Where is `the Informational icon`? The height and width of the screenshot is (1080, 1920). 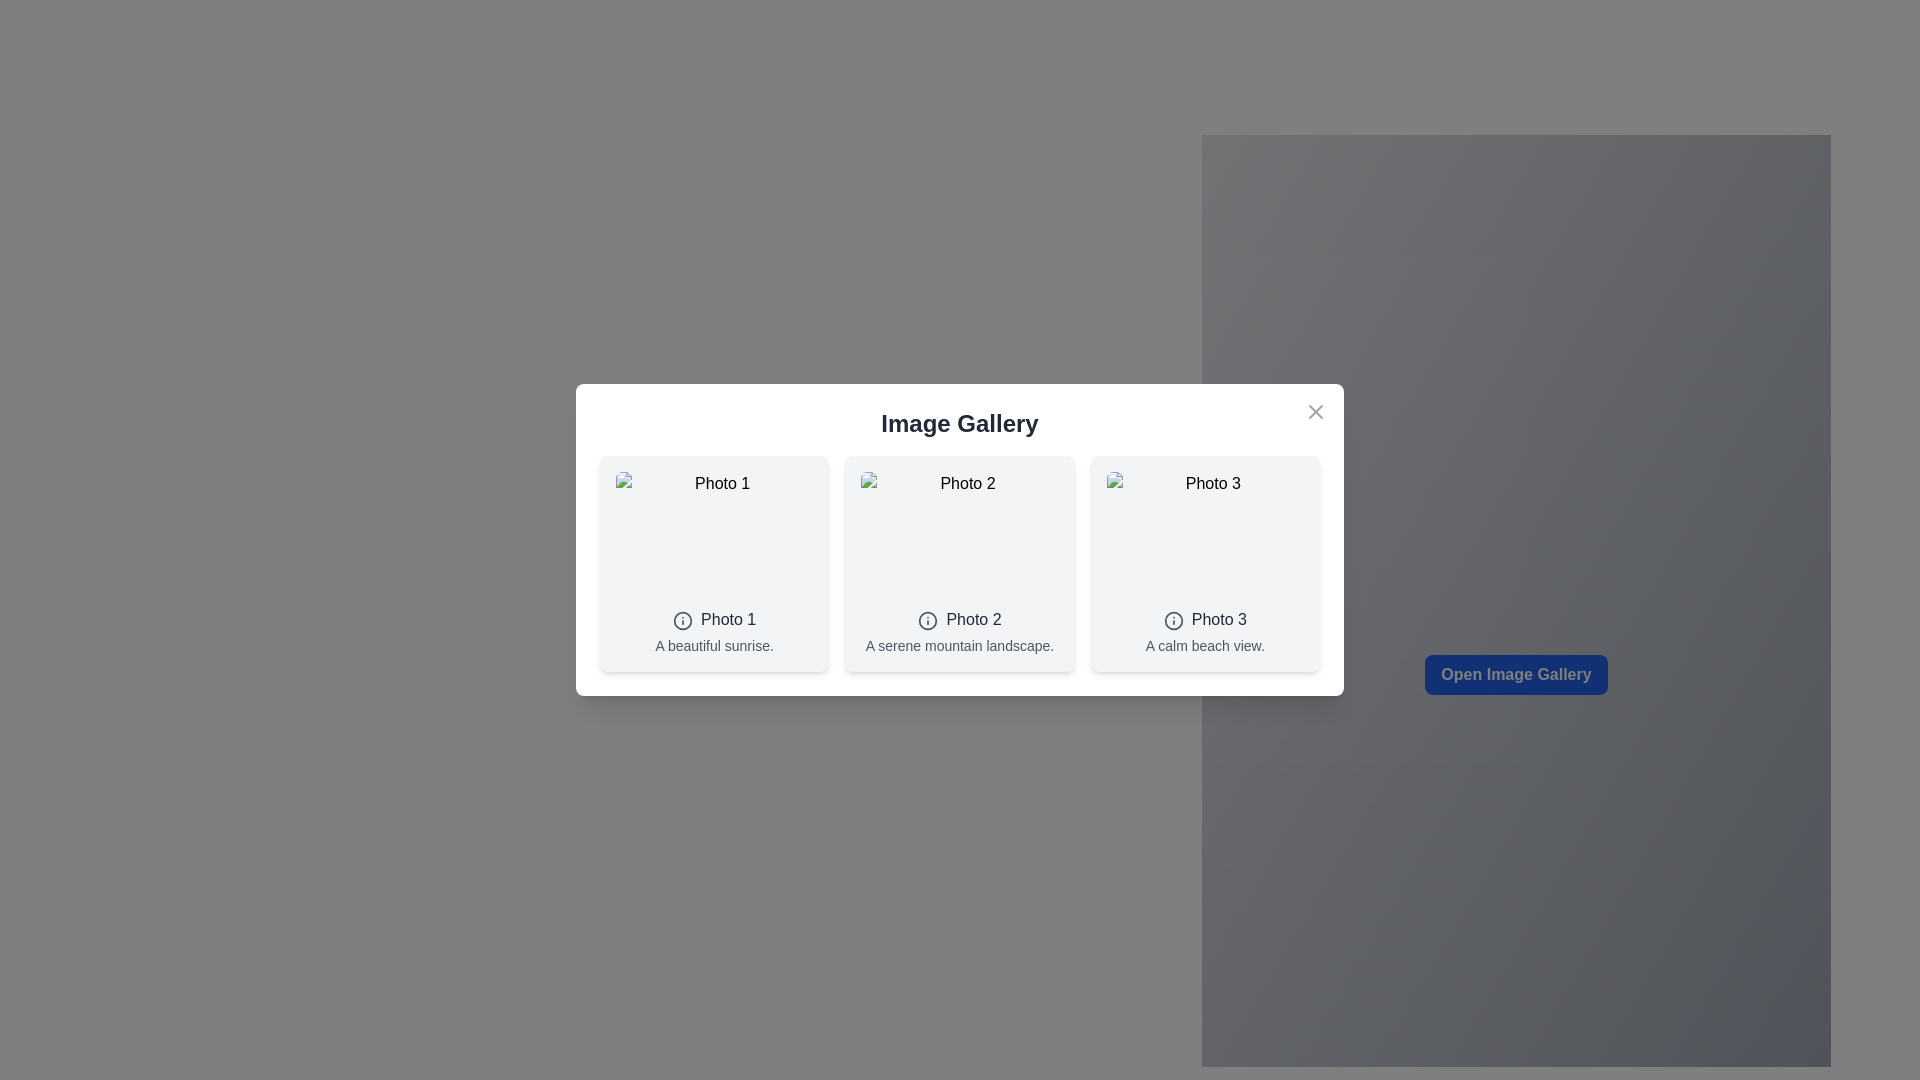 the Informational icon is located at coordinates (1173, 619).